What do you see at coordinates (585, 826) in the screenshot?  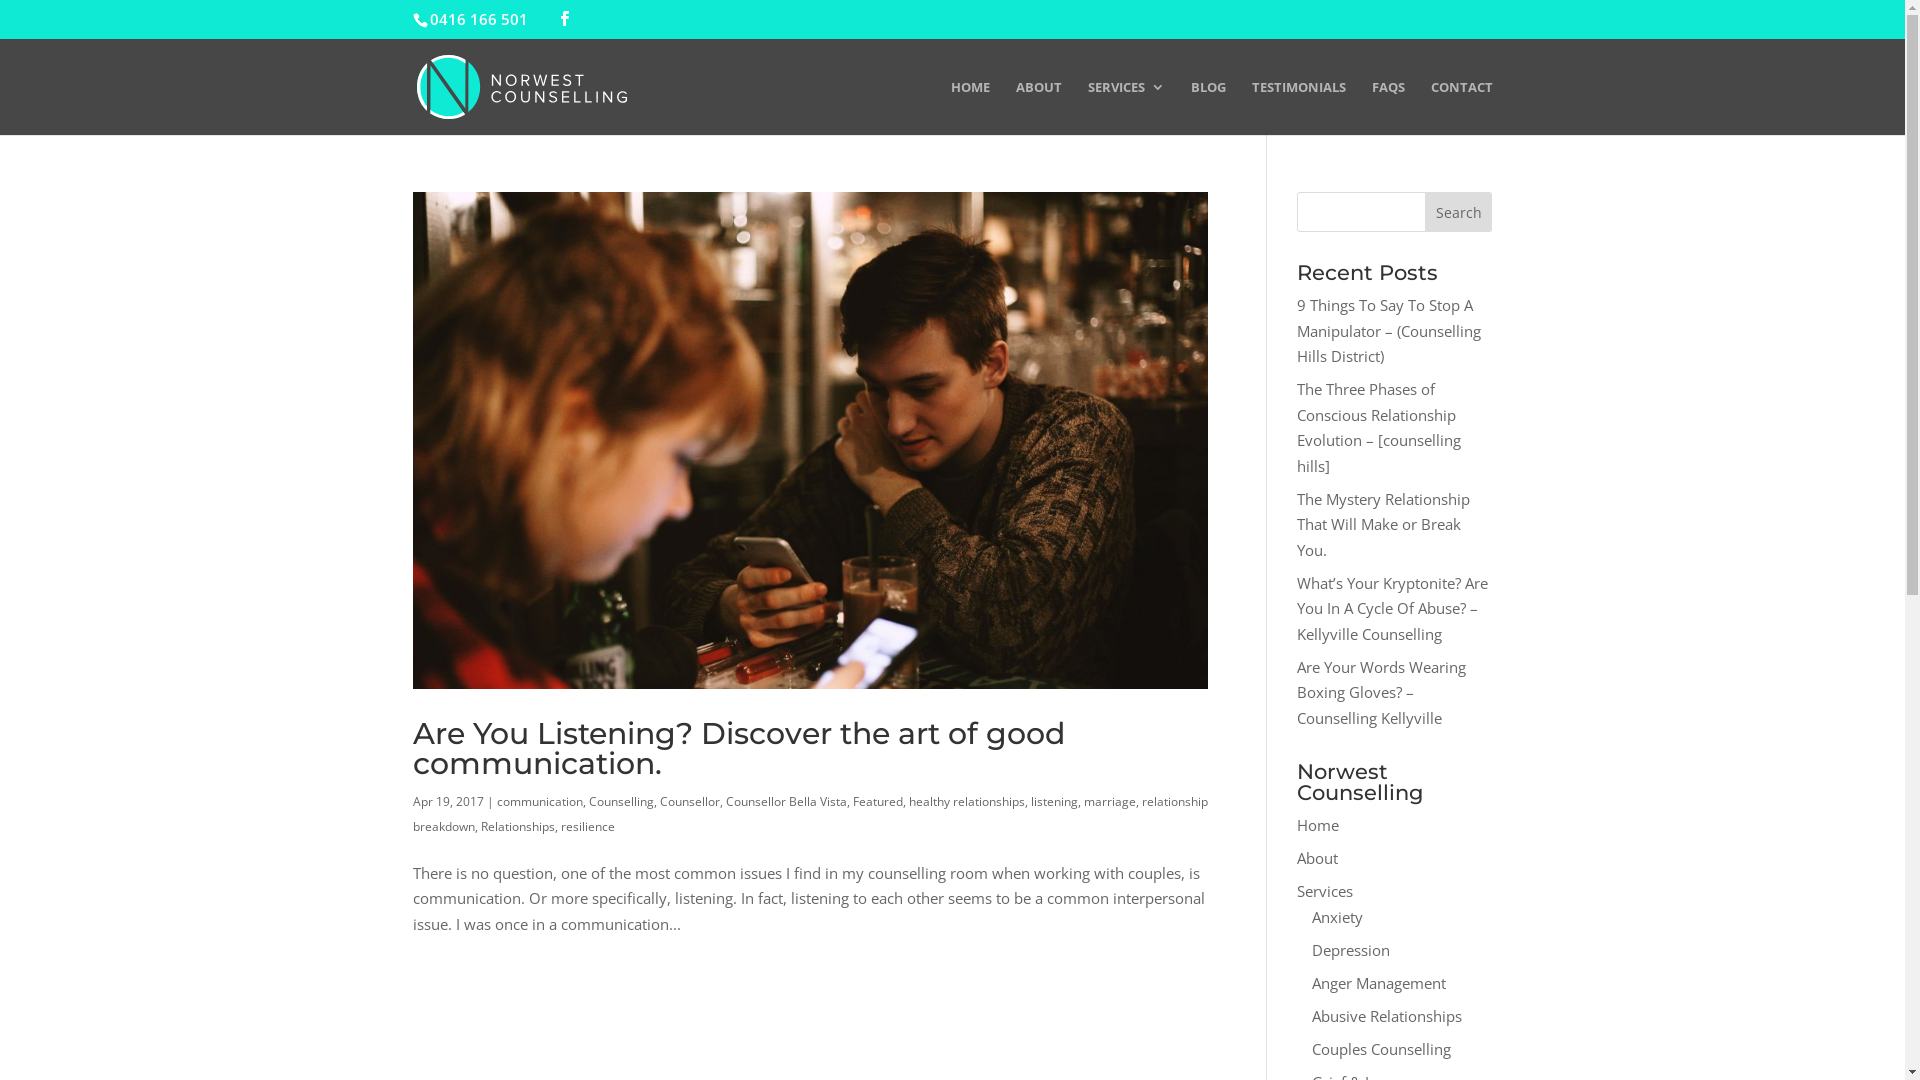 I see `'resilience'` at bounding box center [585, 826].